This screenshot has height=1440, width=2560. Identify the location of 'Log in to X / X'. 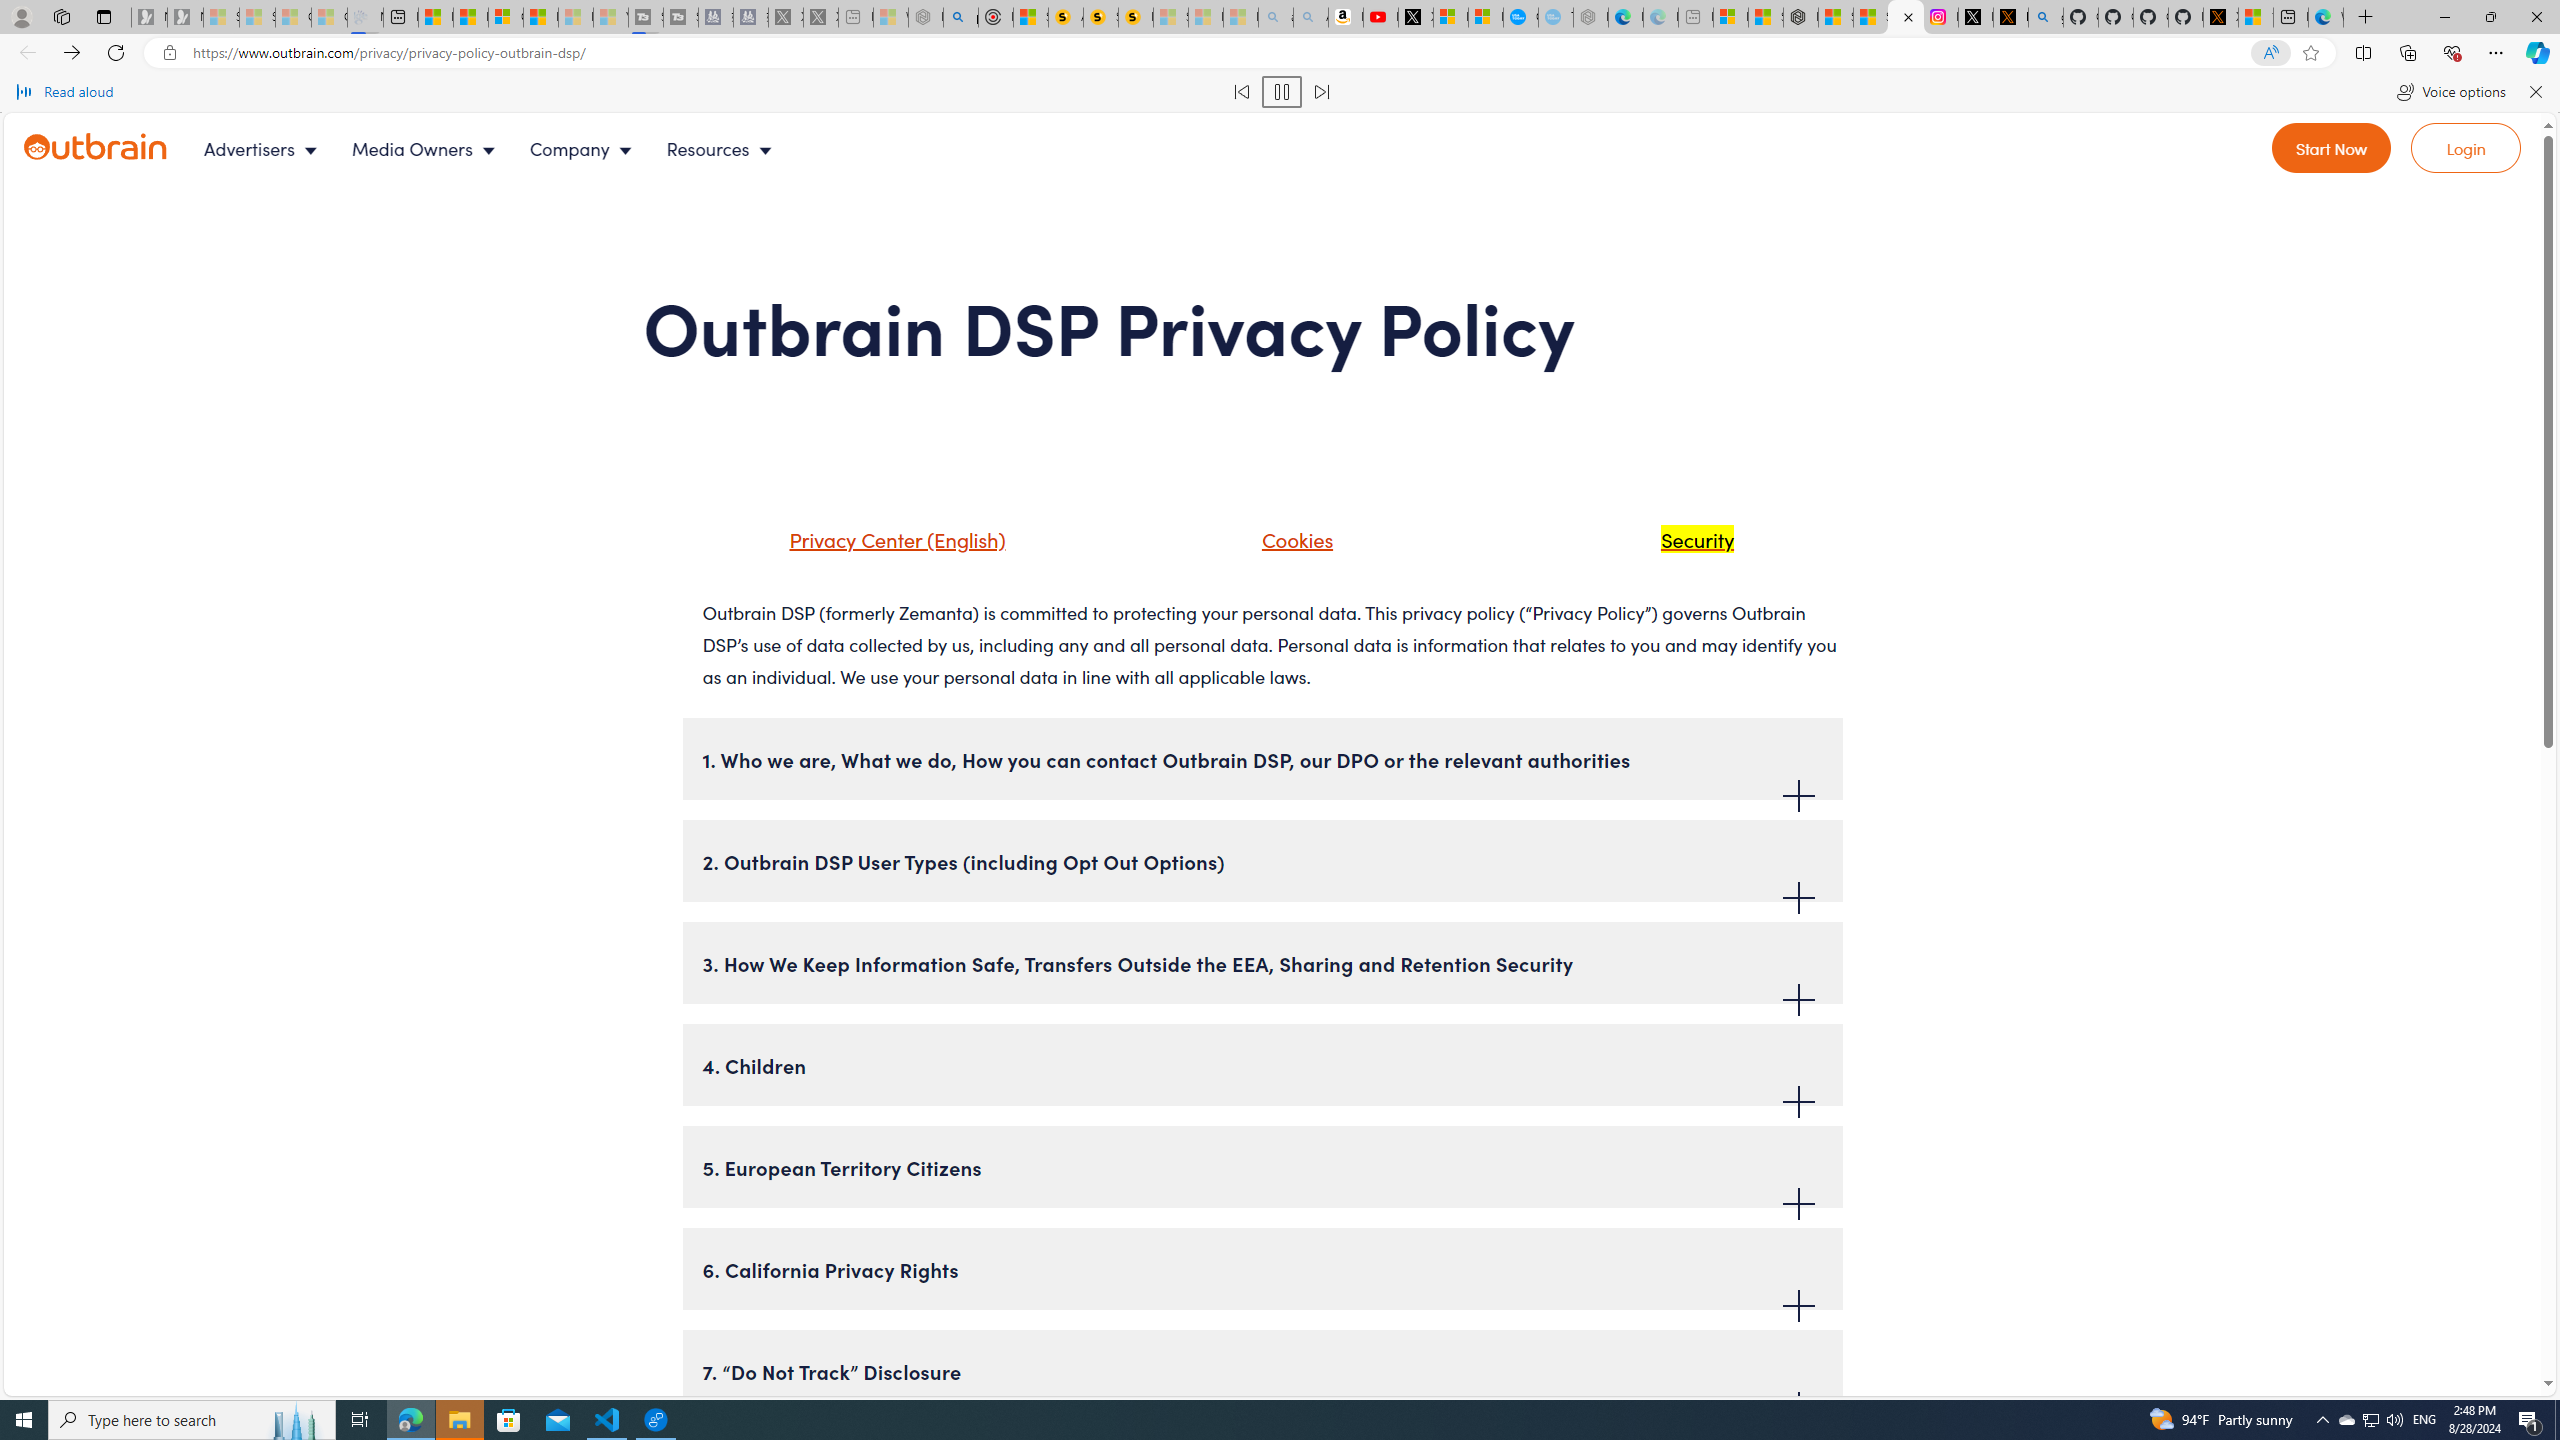
(1976, 16).